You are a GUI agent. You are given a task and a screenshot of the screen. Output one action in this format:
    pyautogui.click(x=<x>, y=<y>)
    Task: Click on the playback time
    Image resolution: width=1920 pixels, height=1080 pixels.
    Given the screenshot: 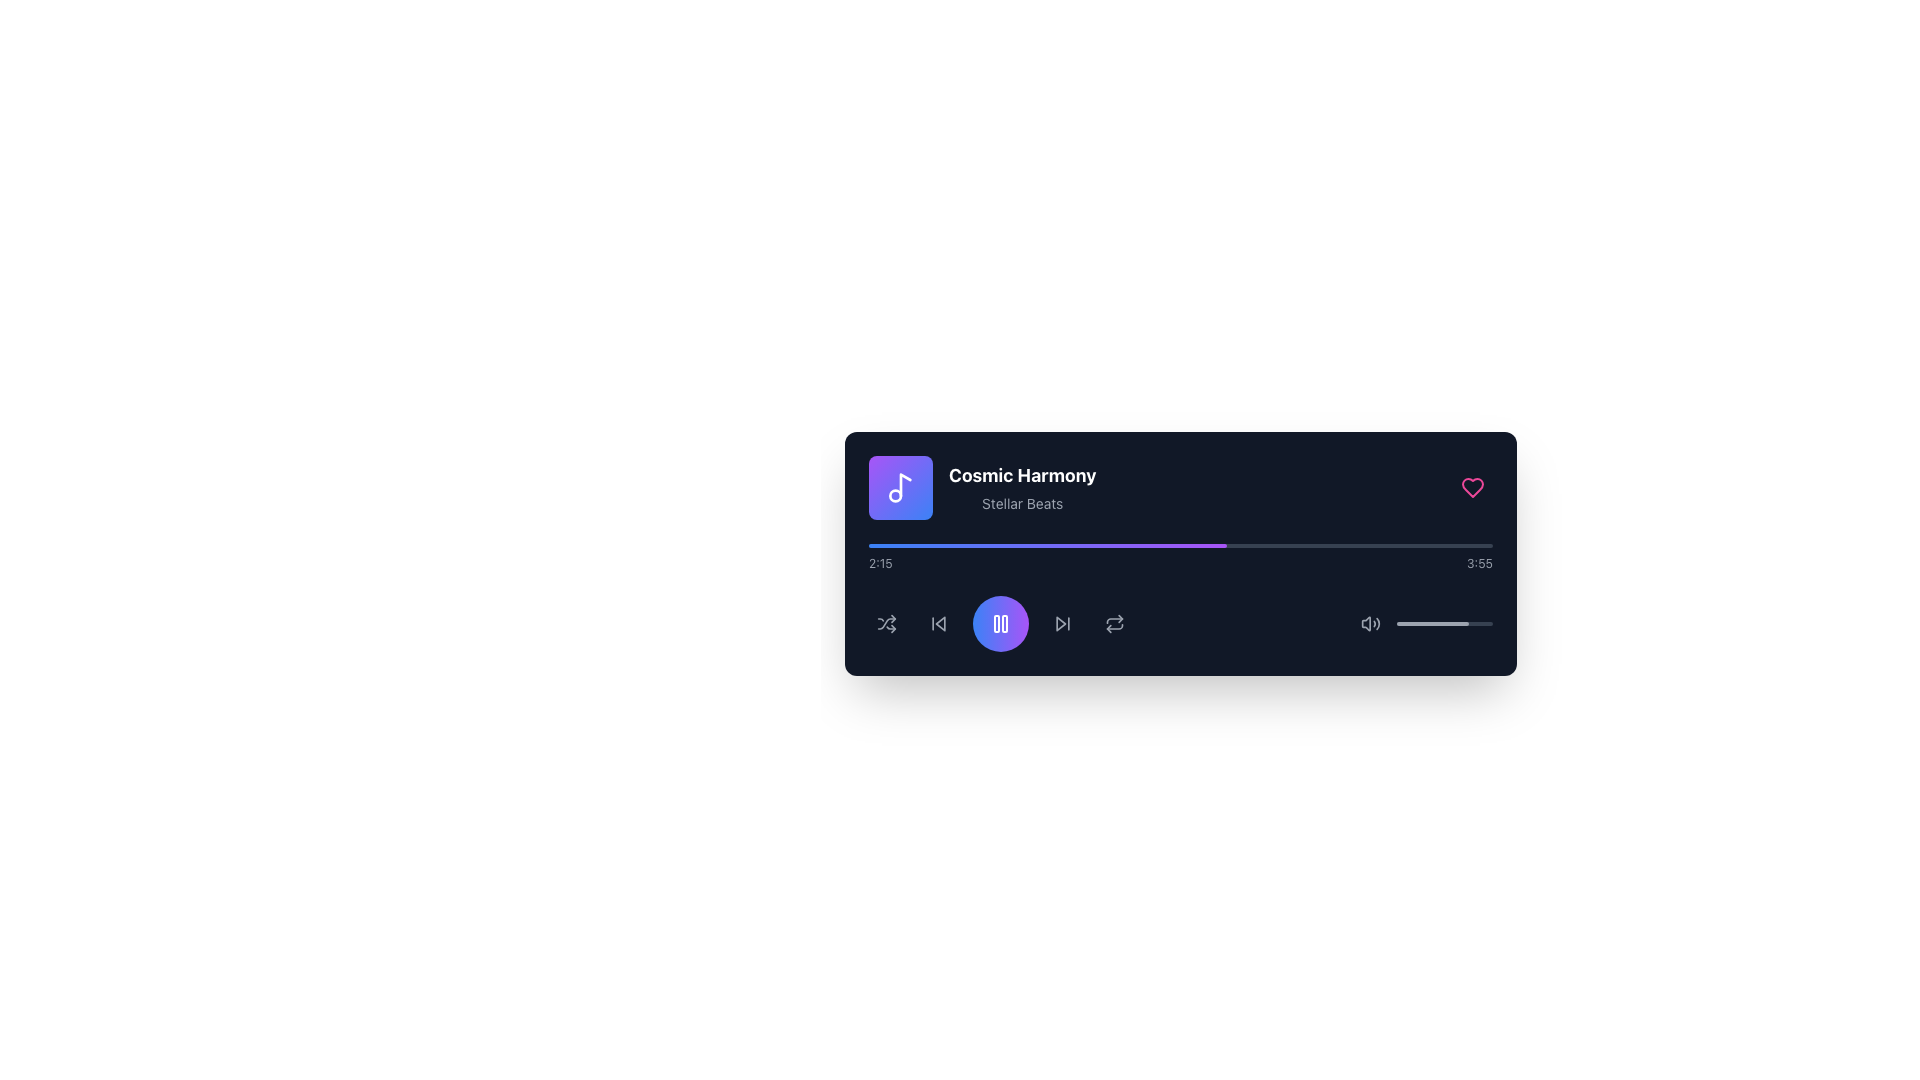 What is the action you would take?
    pyautogui.click(x=1142, y=546)
    